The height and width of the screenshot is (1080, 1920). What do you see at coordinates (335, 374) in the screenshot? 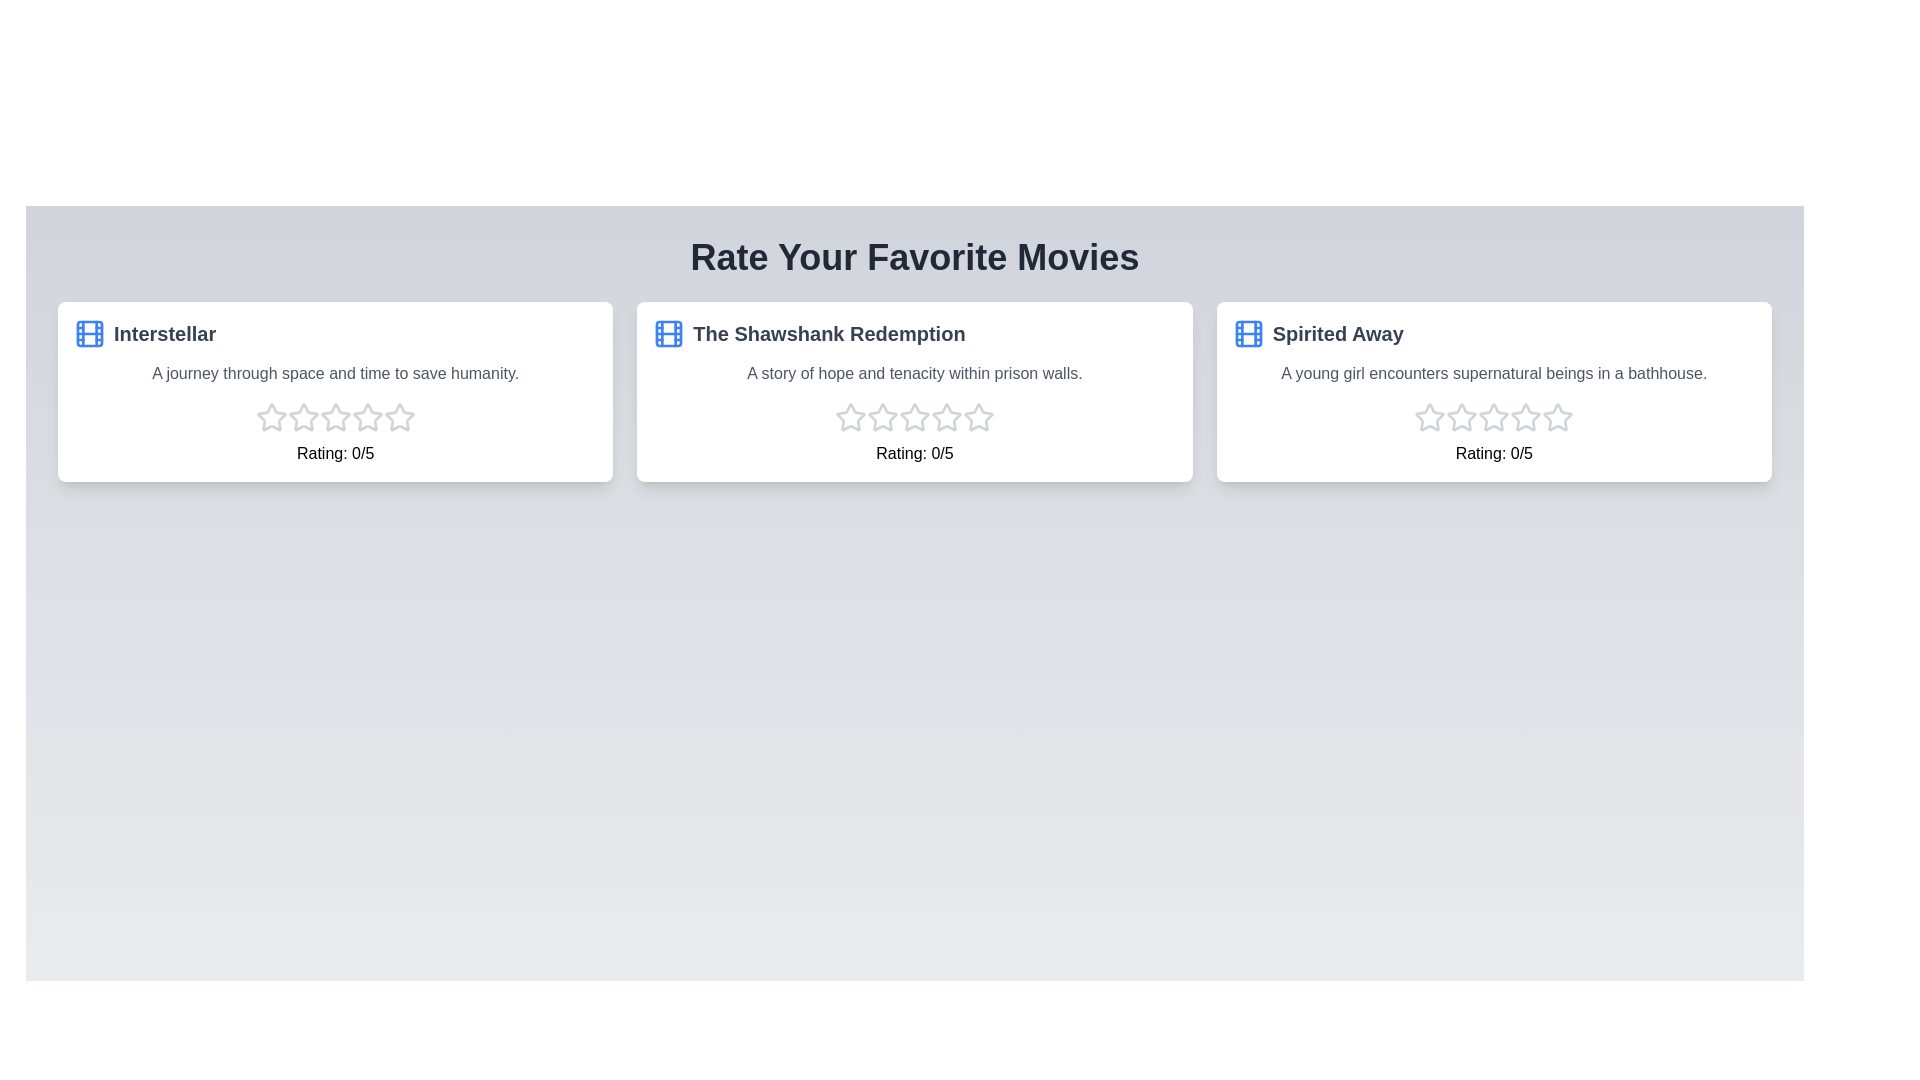
I see `the synopsis of the movie Interstellar` at bounding box center [335, 374].